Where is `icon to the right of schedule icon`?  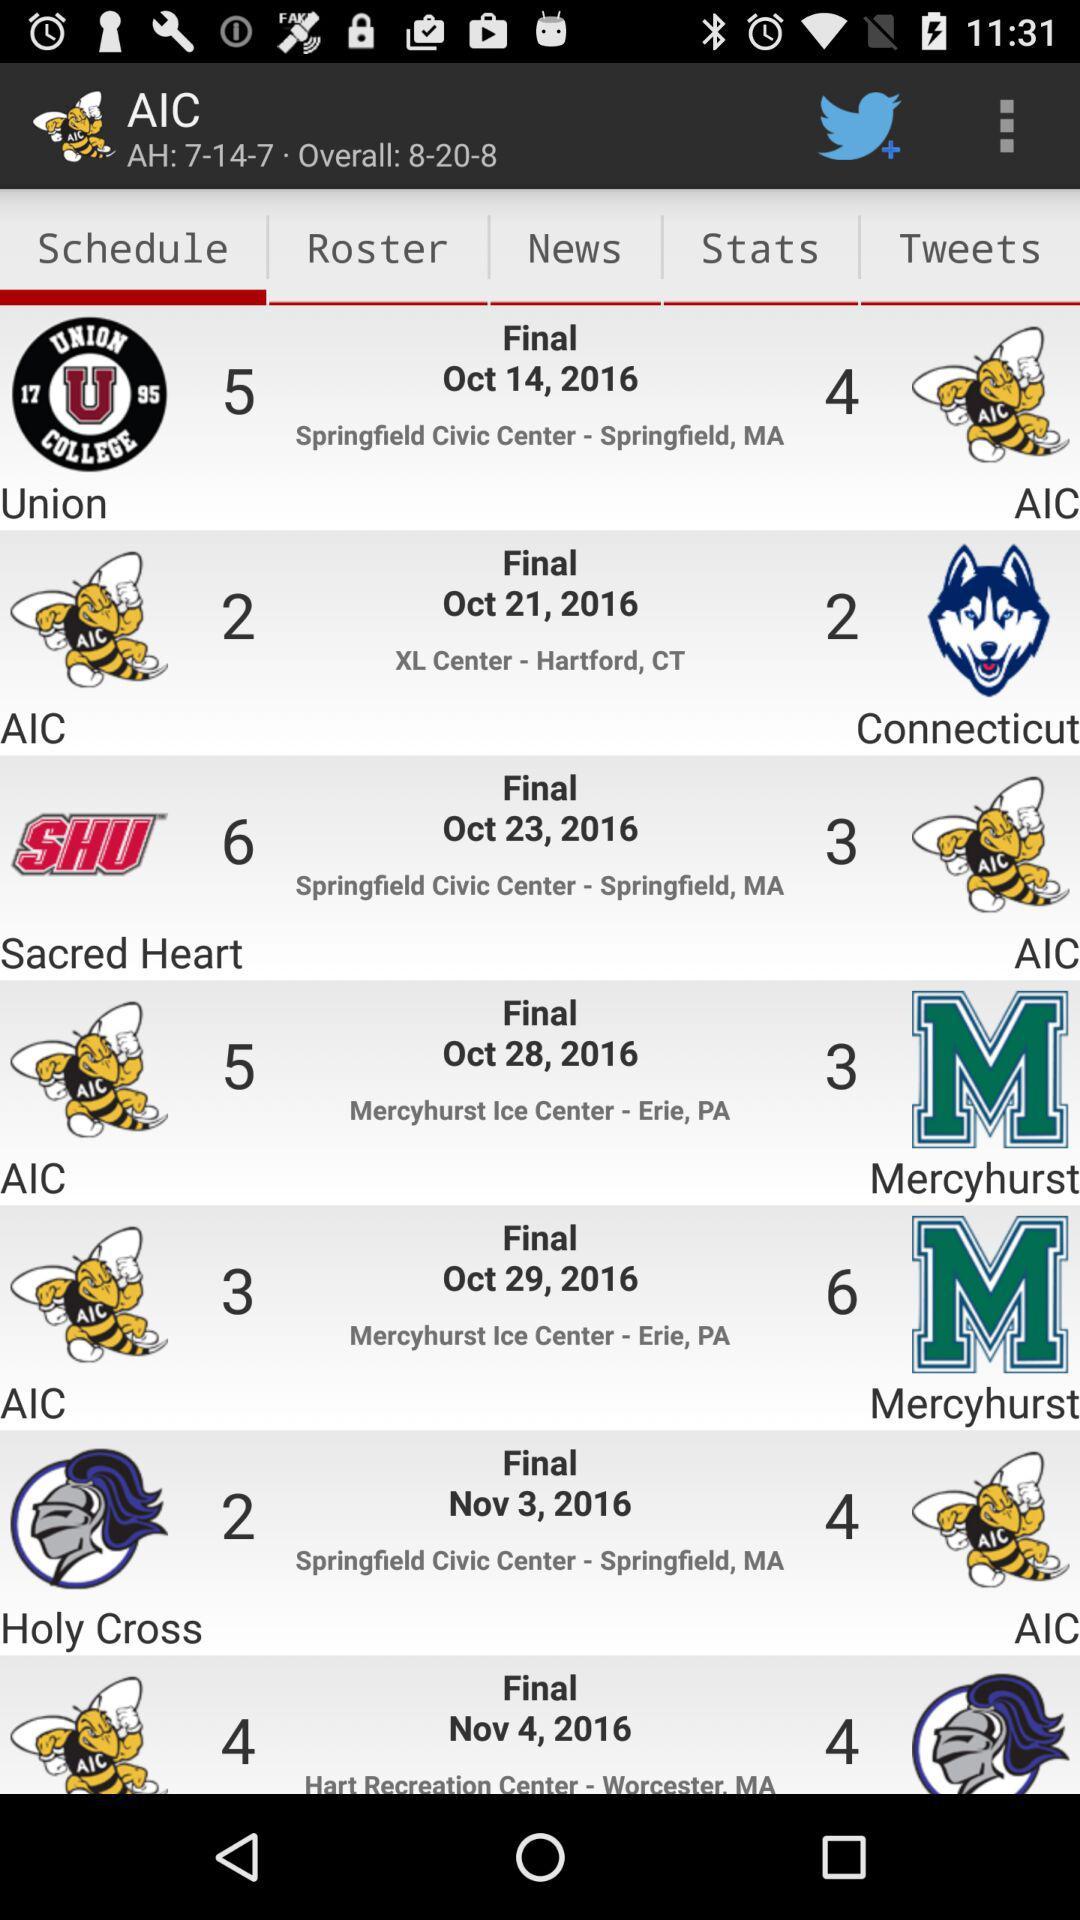 icon to the right of schedule icon is located at coordinates (378, 246).